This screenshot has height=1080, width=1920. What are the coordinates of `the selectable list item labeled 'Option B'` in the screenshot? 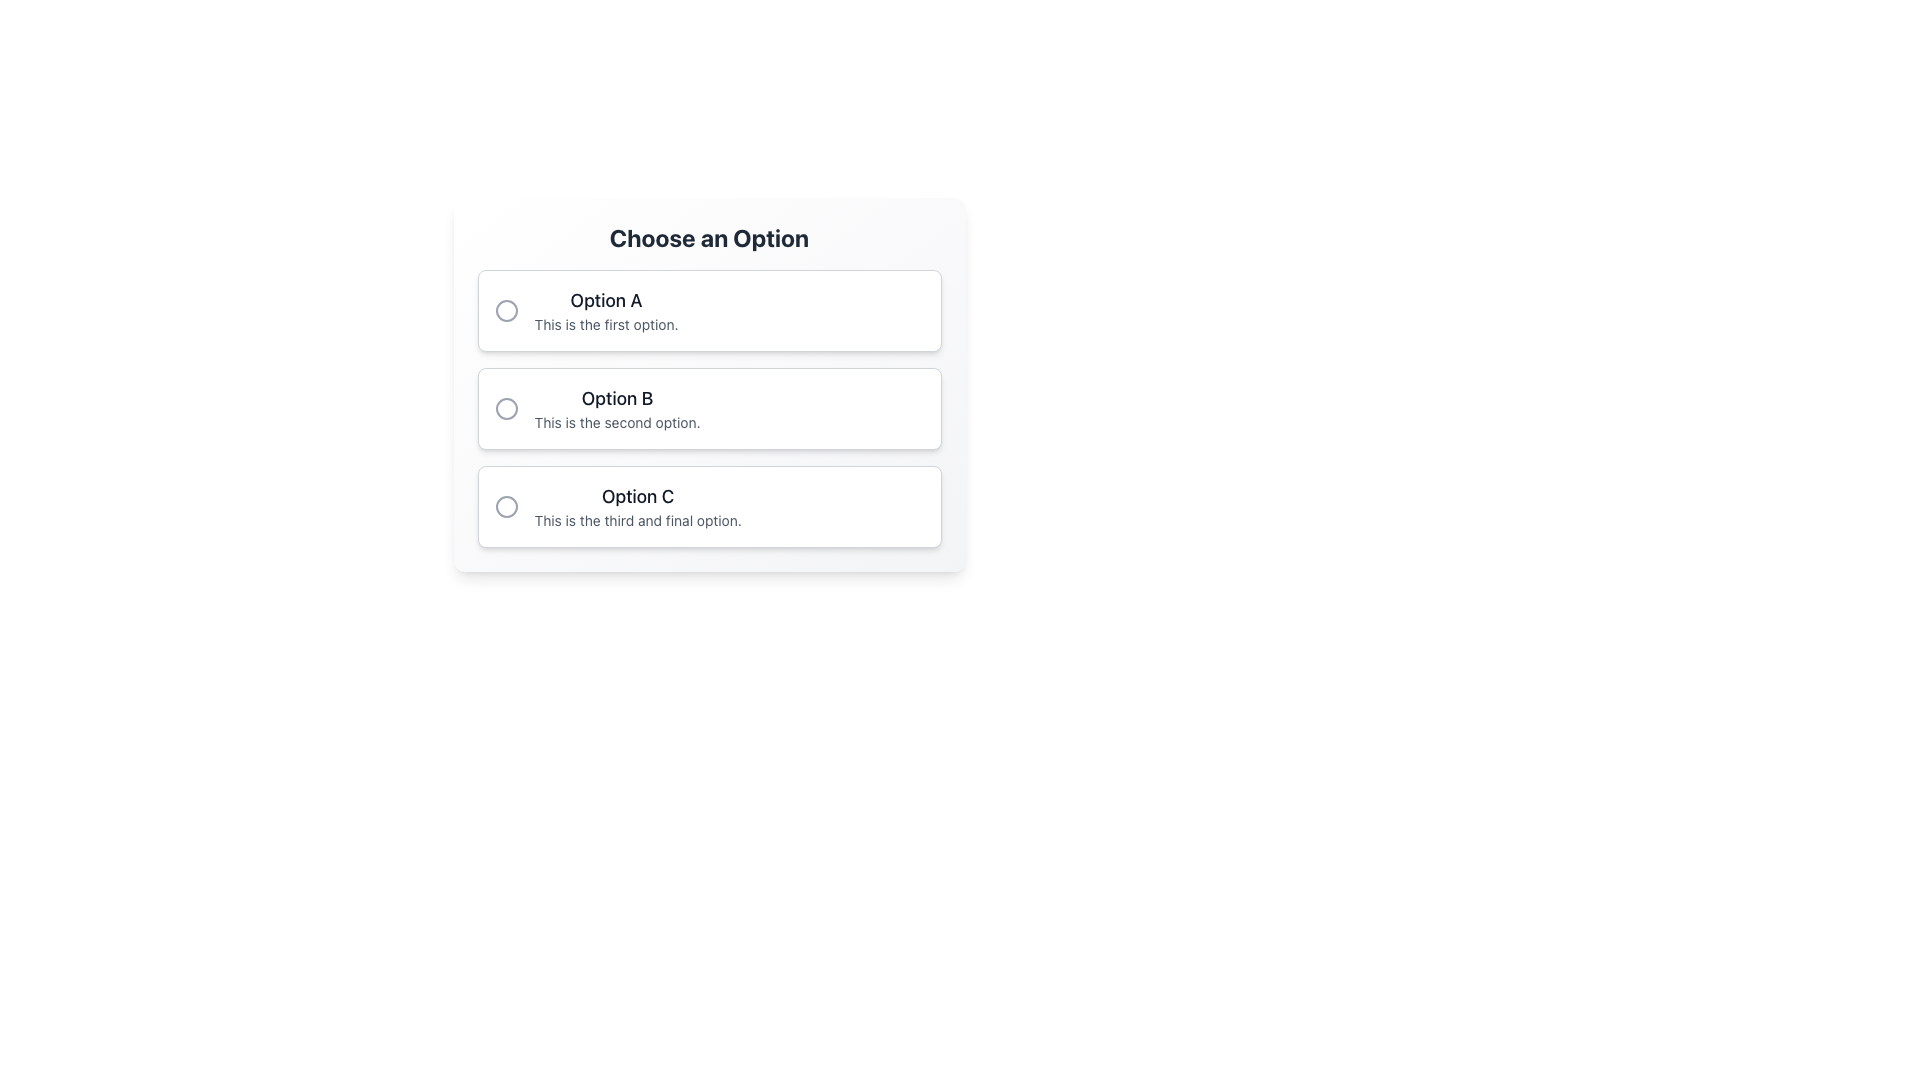 It's located at (709, 407).